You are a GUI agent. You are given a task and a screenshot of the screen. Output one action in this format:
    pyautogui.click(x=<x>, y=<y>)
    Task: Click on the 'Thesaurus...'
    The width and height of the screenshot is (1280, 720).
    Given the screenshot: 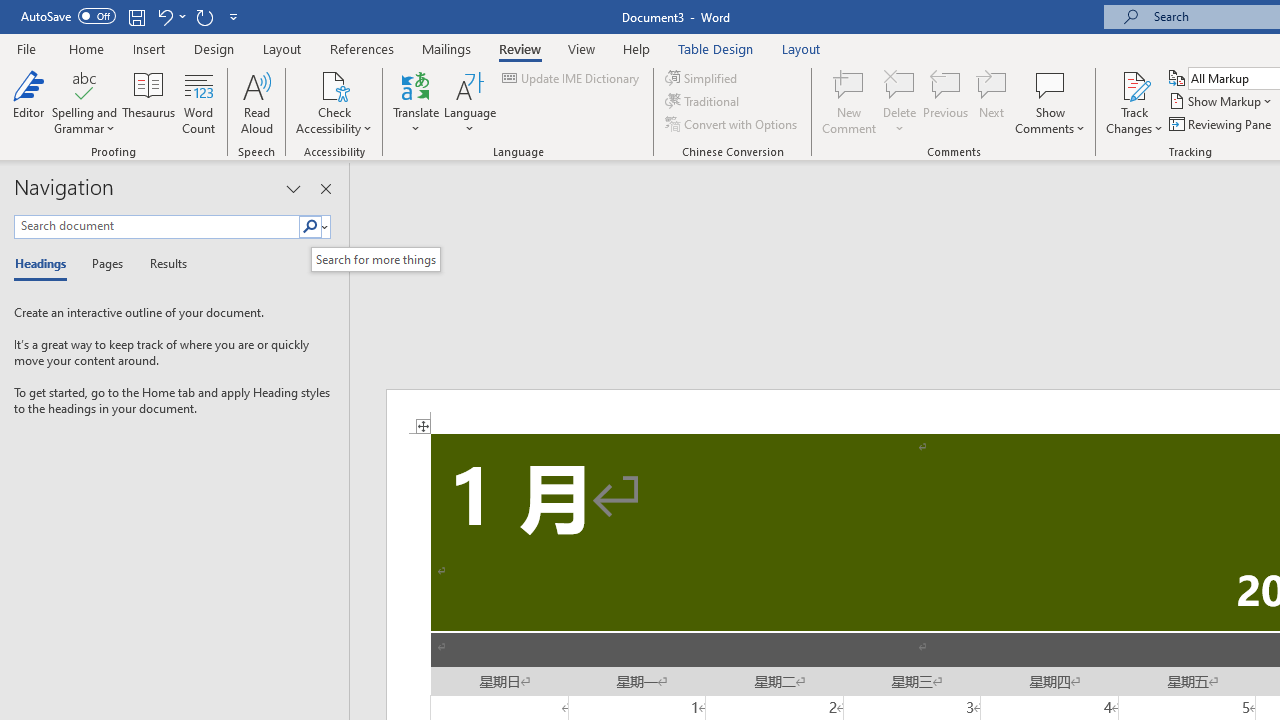 What is the action you would take?
    pyautogui.click(x=148, y=103)
    